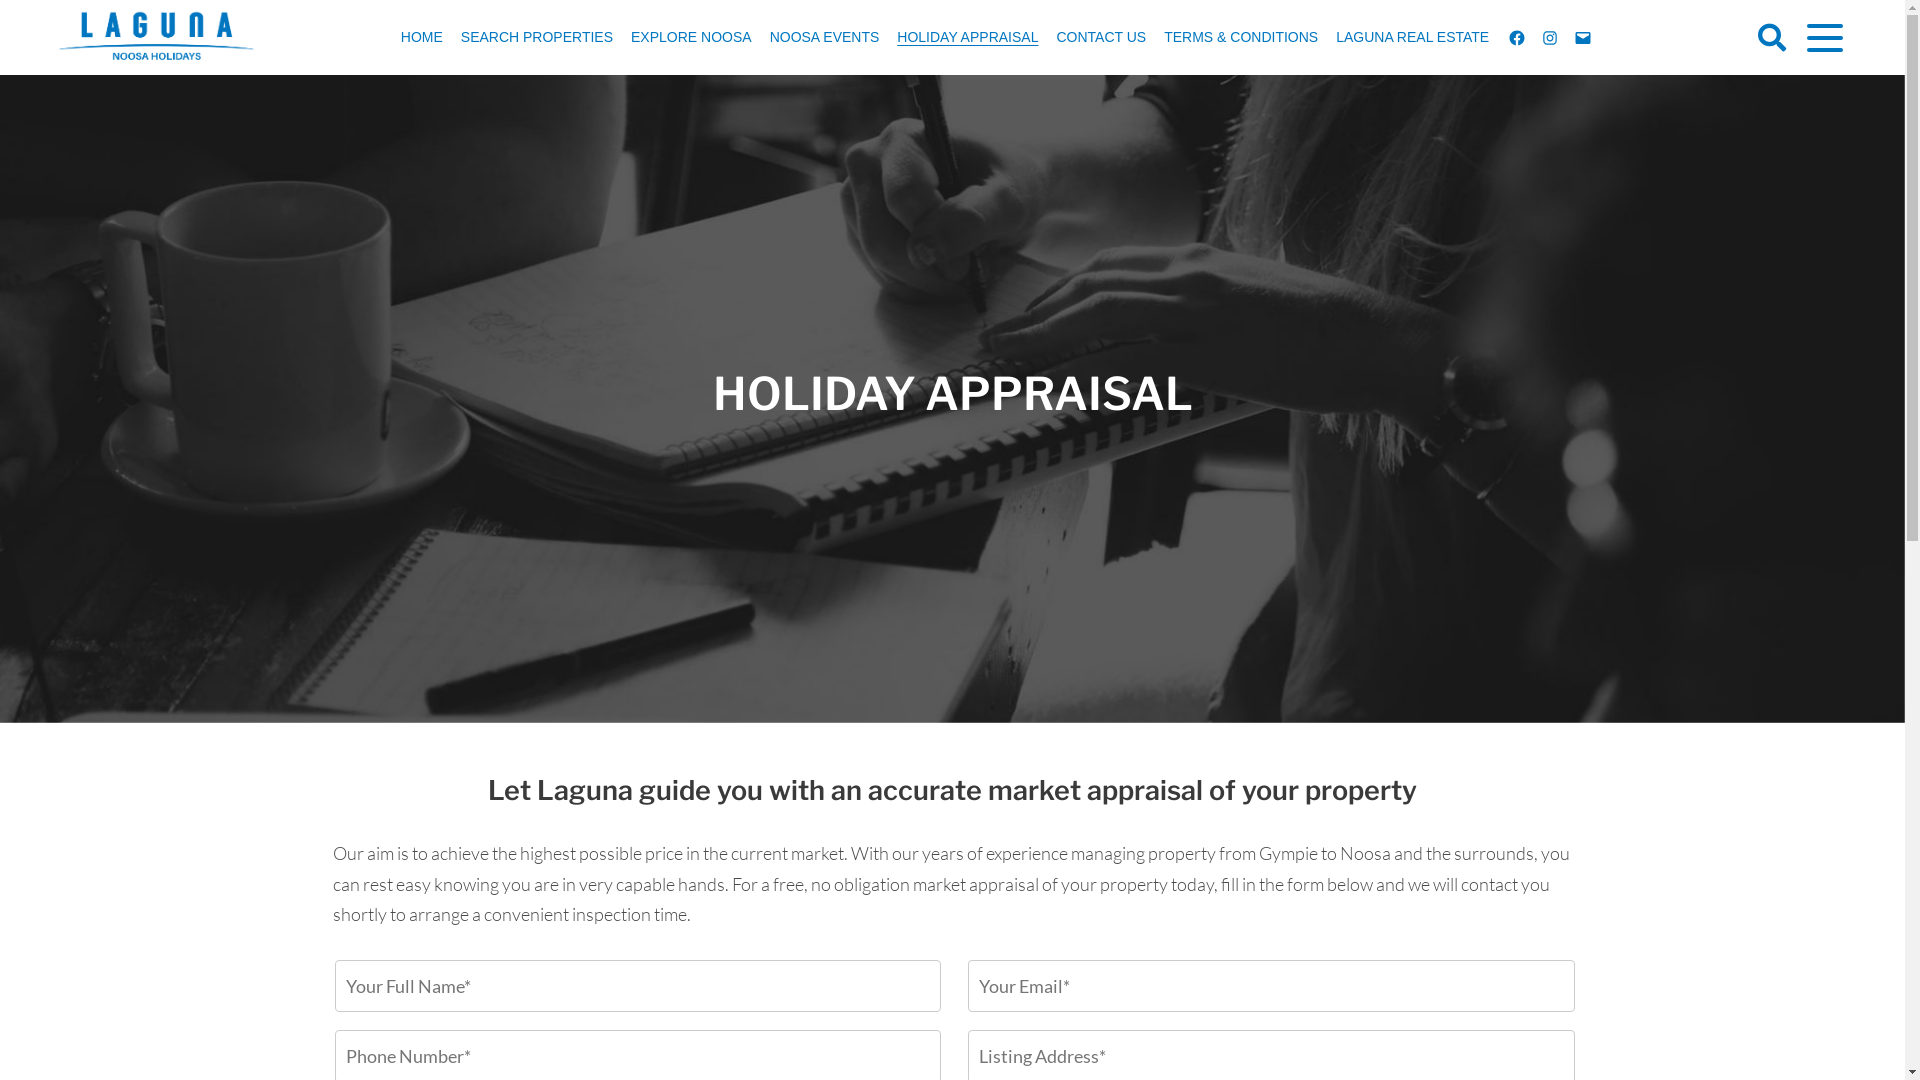 The height and width of the screenshot is (1080, 1920). What do you see at coordinates (1516, 37) in the screenshot?
I see `'FACEBOOK'` at bounding box center [1516, 37].